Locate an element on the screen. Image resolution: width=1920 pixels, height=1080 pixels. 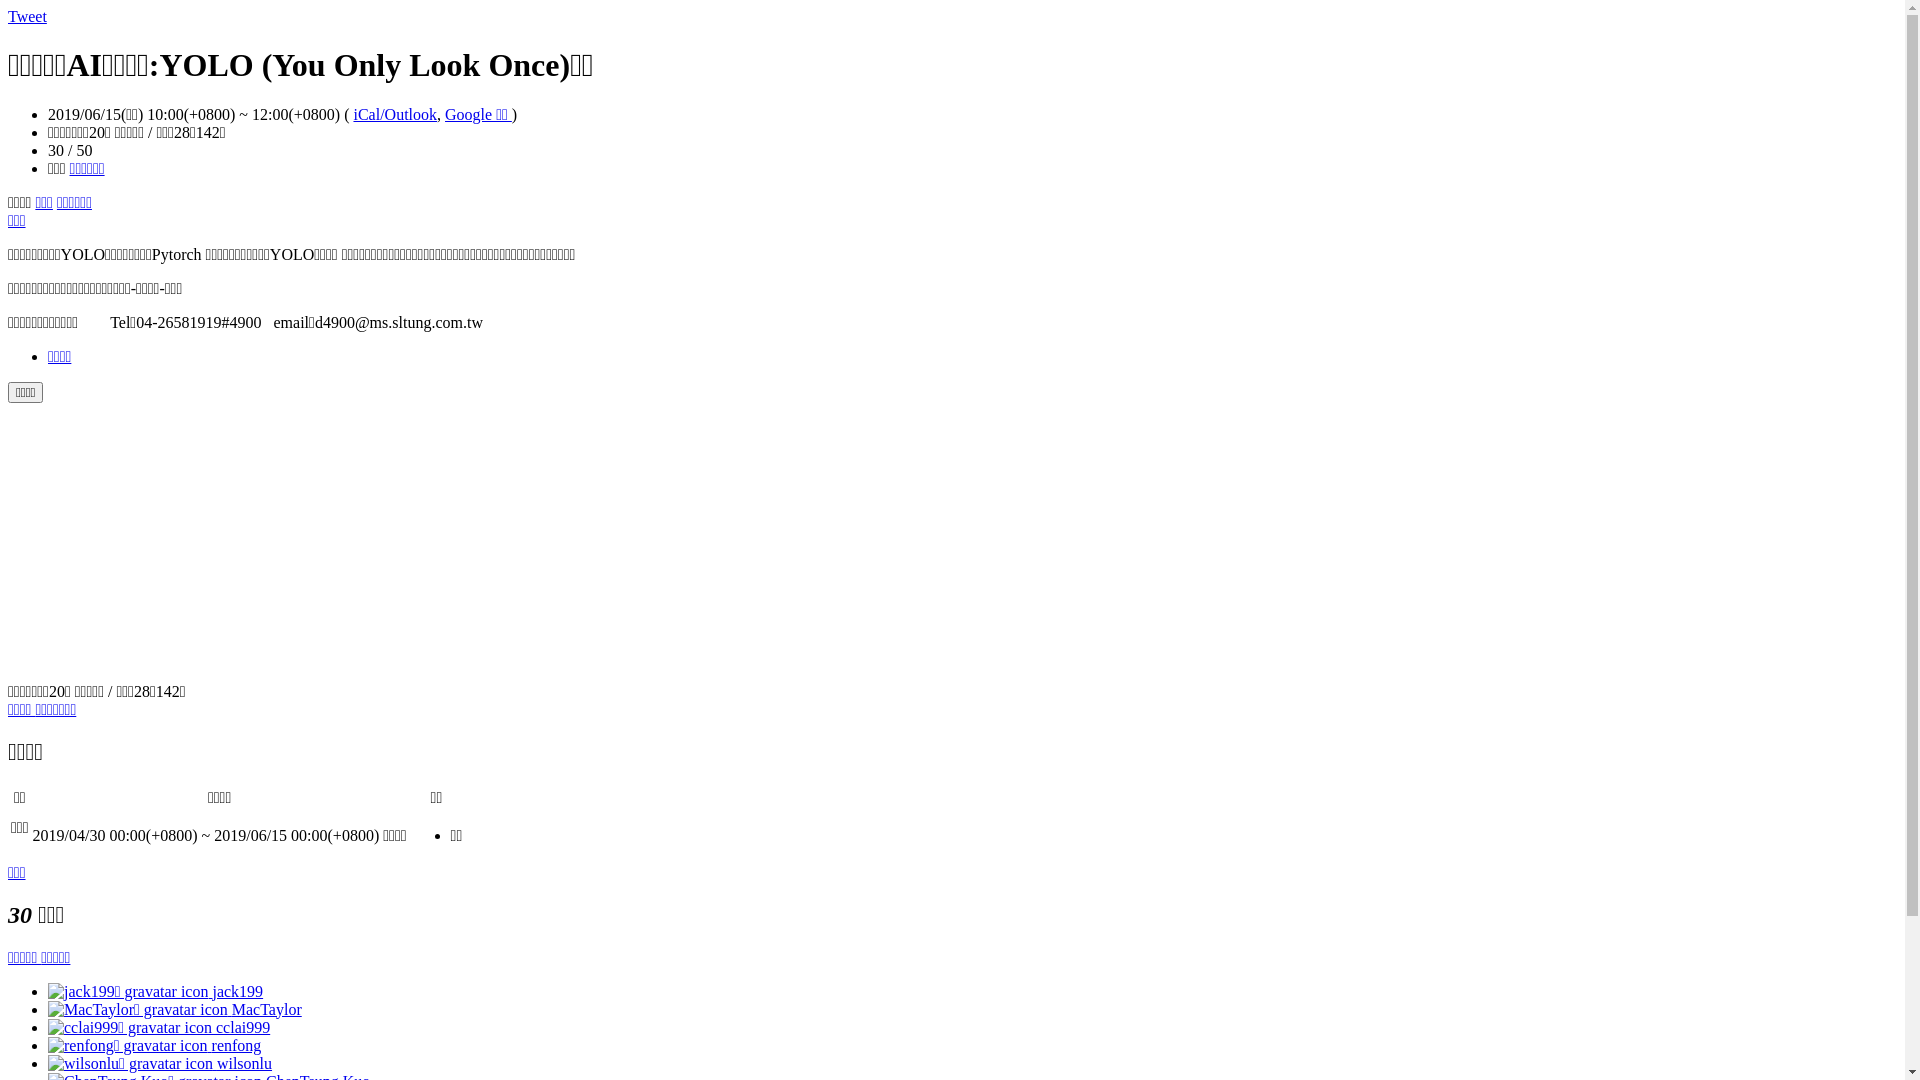
'cclai999' is located at coordinates (157, 1026).